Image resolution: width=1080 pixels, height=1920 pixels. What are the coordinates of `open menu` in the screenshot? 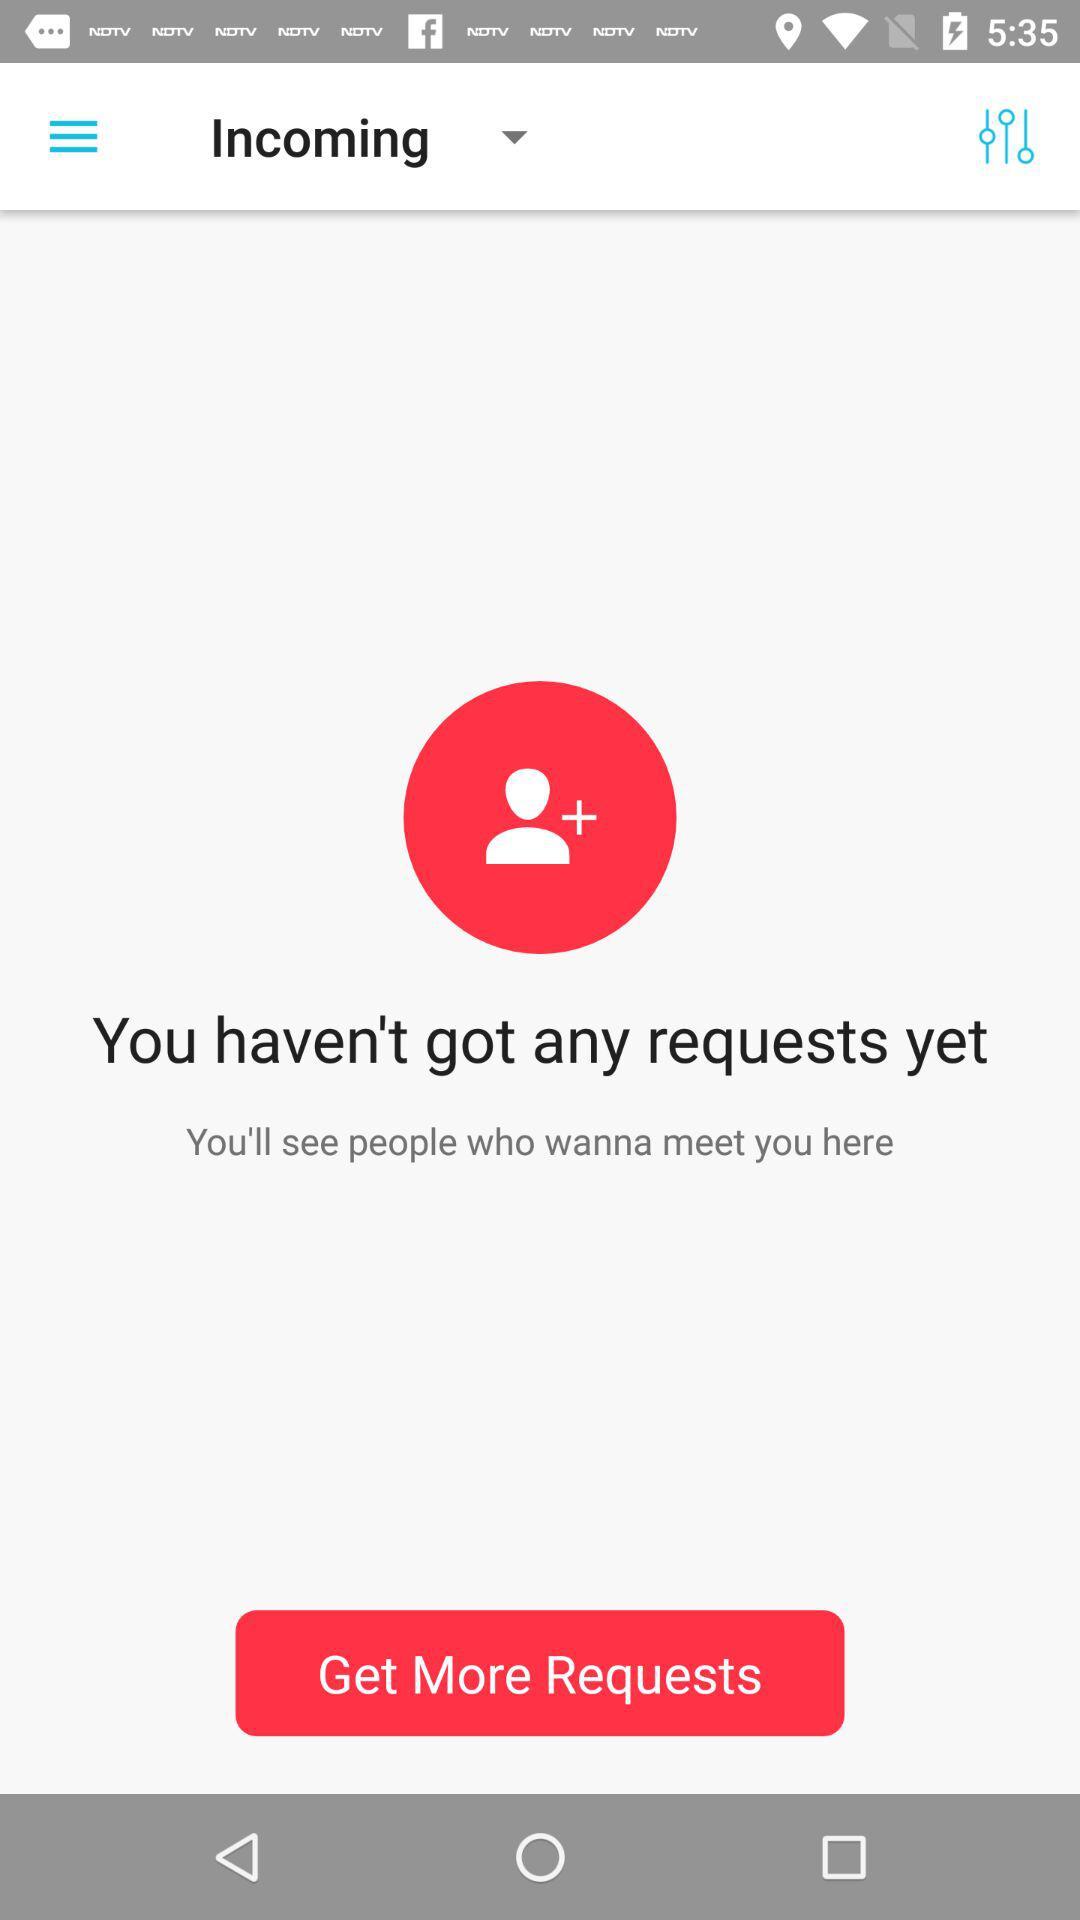 It's located at (72, 135).